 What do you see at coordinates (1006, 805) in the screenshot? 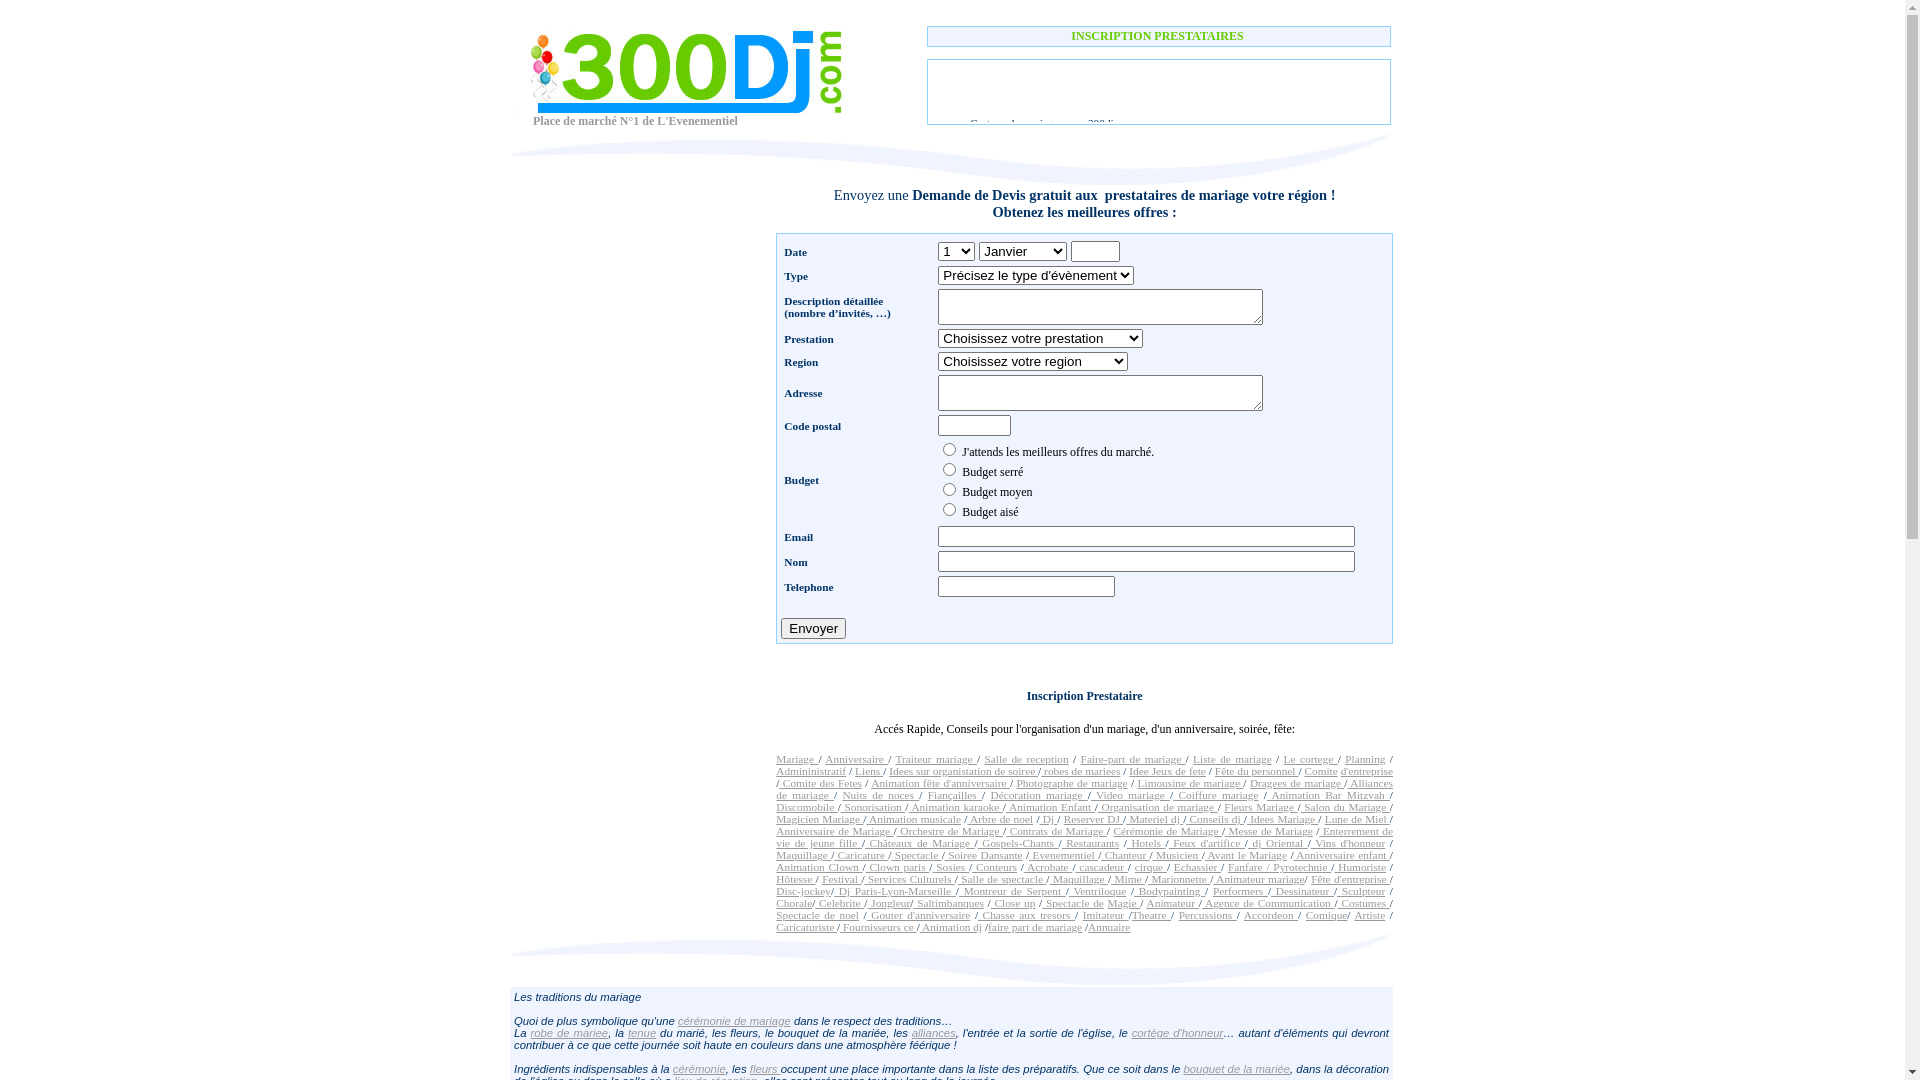
I see `'Animation Enfant'` at bounding box center [1006, 805].